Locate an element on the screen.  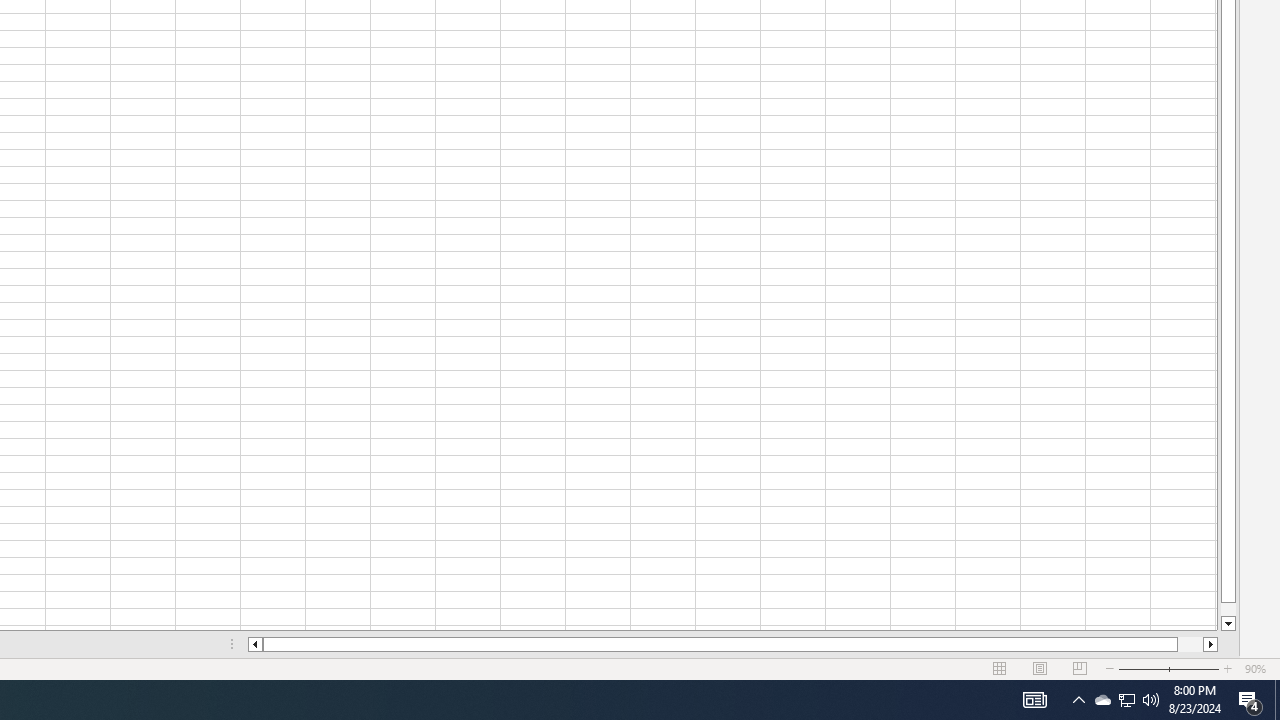
'Zoom' is located at coordinates (1168, 669).